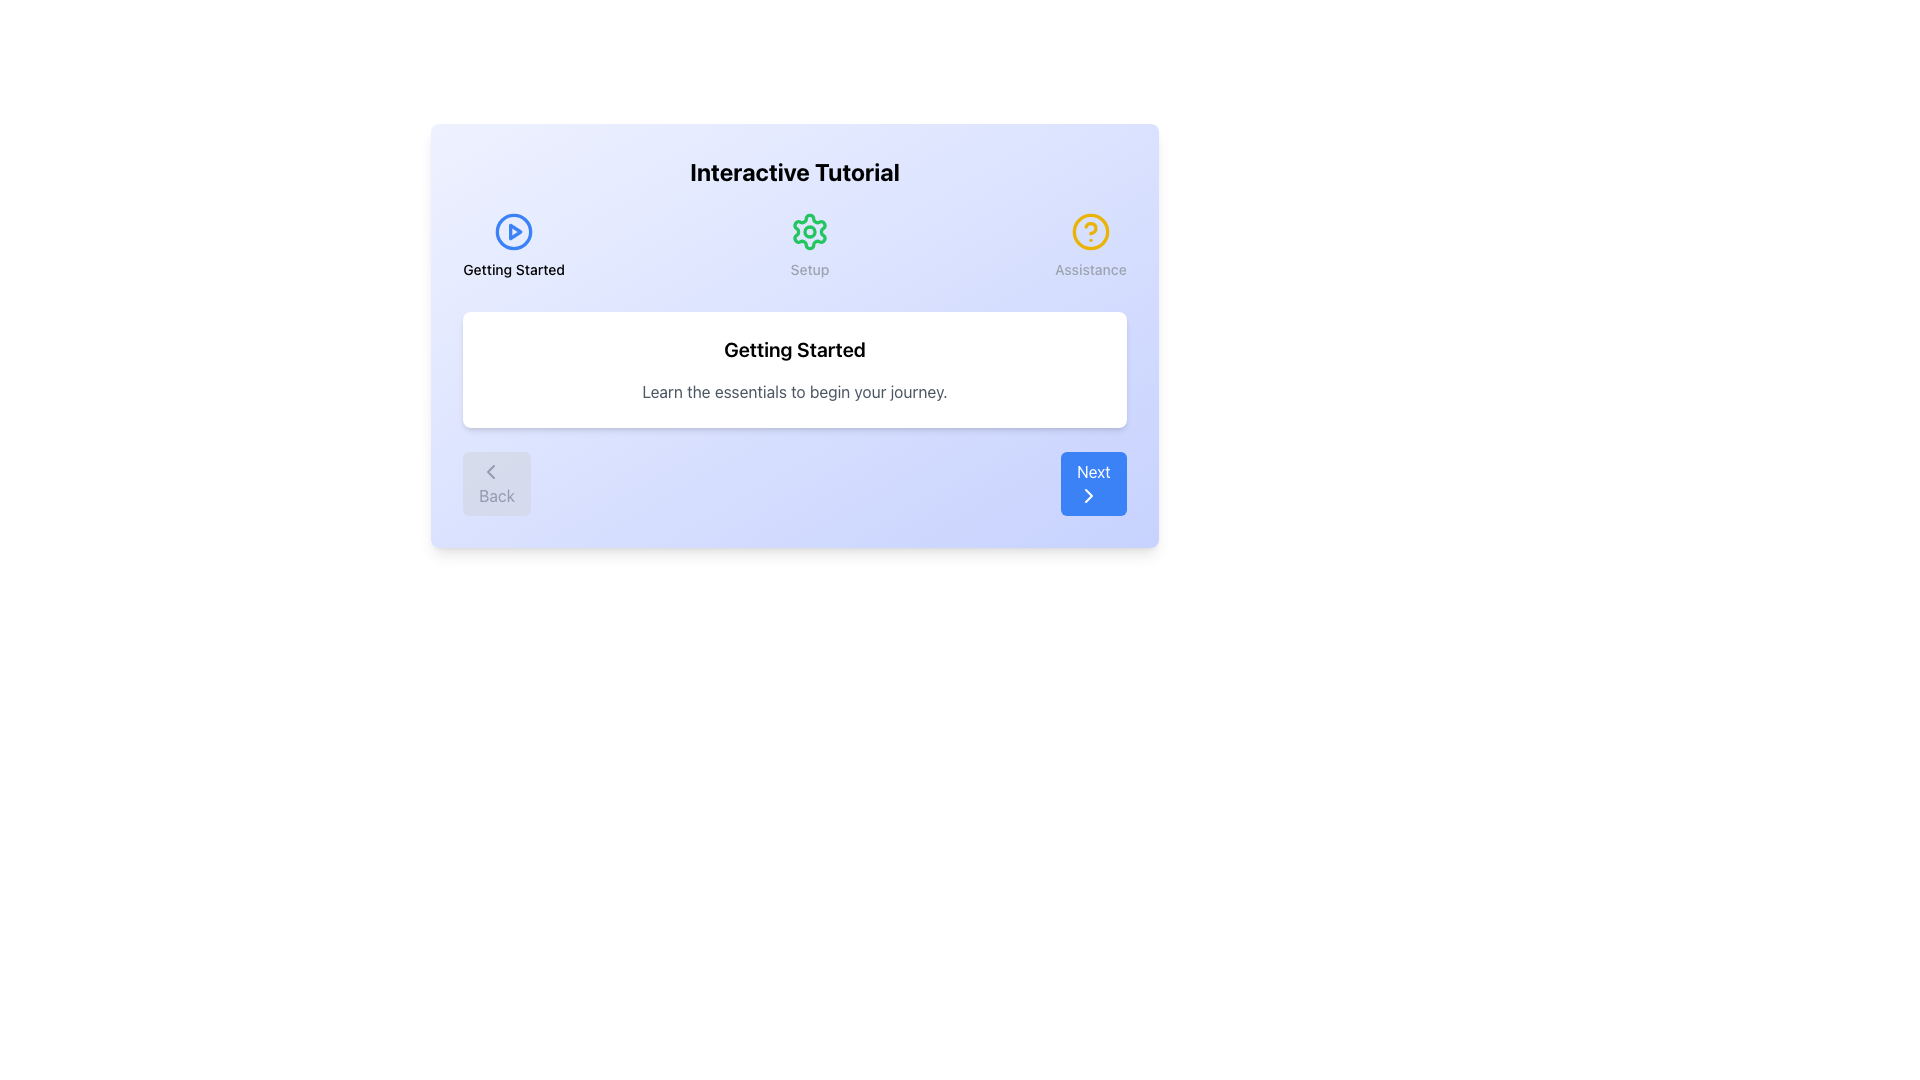  What do you see at coordinates (794, 392) in the screenshot?
I see `static text that says 'Learn the essentials to begin your journey.' located below the 'Getting Started' title in the central card-like structure` at bounding box center [794, 392].